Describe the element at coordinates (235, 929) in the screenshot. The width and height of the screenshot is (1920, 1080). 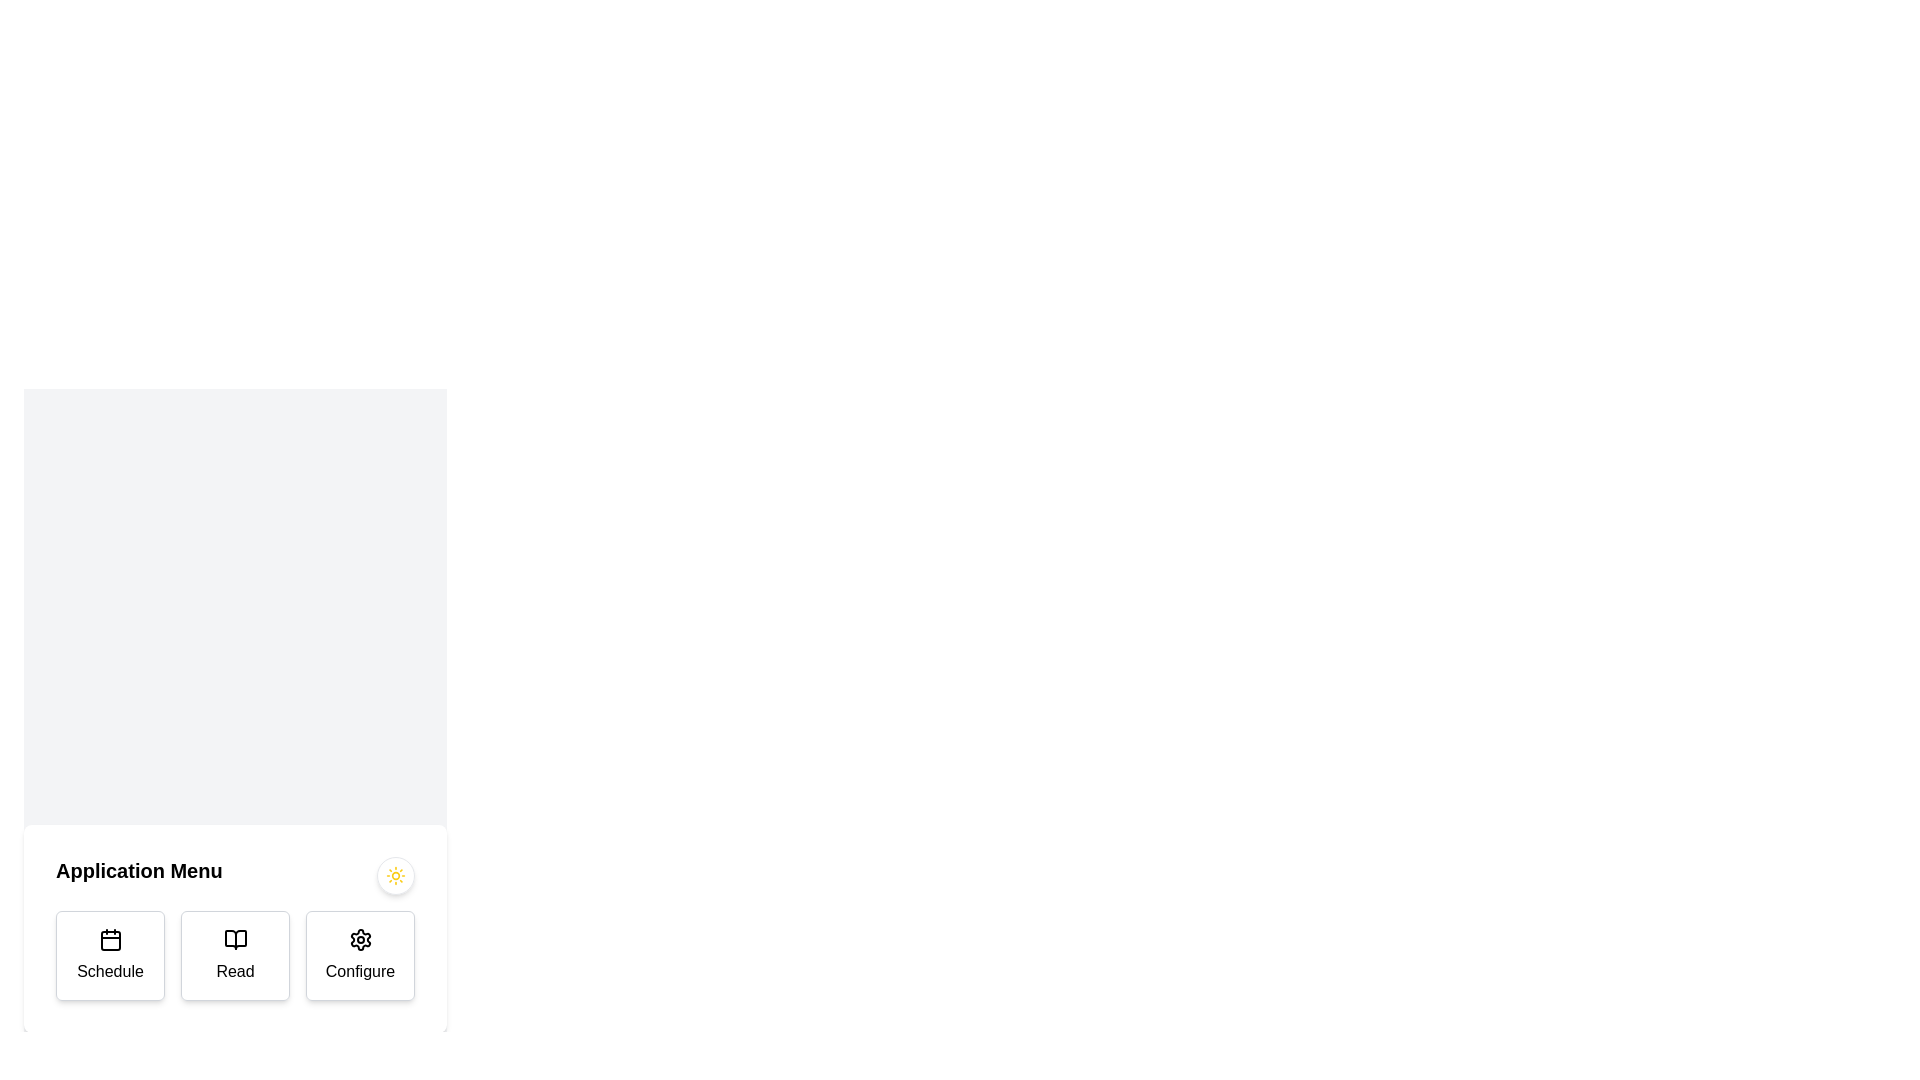
I see `the central button of the navigation group labeled 'Read' located beneath the 'Application Menu' header` at that location.